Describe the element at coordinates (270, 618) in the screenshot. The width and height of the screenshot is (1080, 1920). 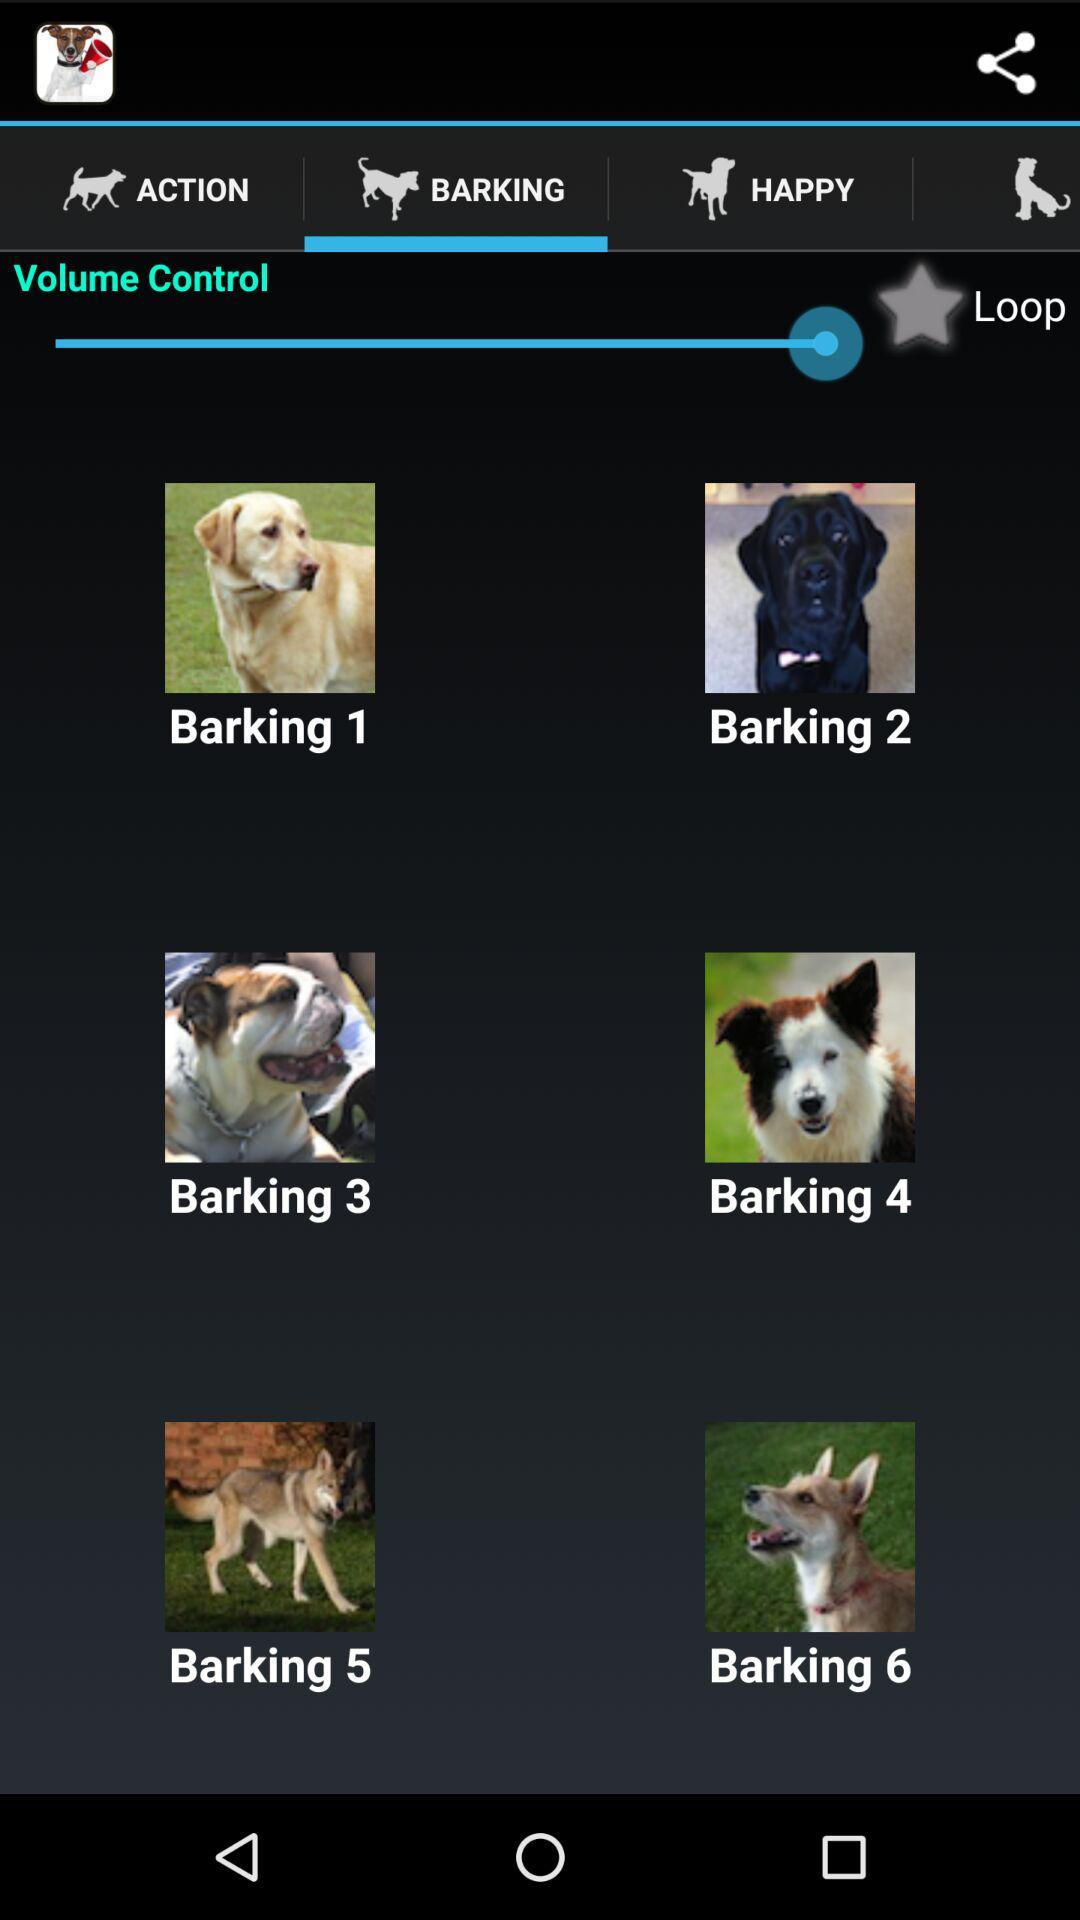
I see `icon above barking 3 item` at that location.